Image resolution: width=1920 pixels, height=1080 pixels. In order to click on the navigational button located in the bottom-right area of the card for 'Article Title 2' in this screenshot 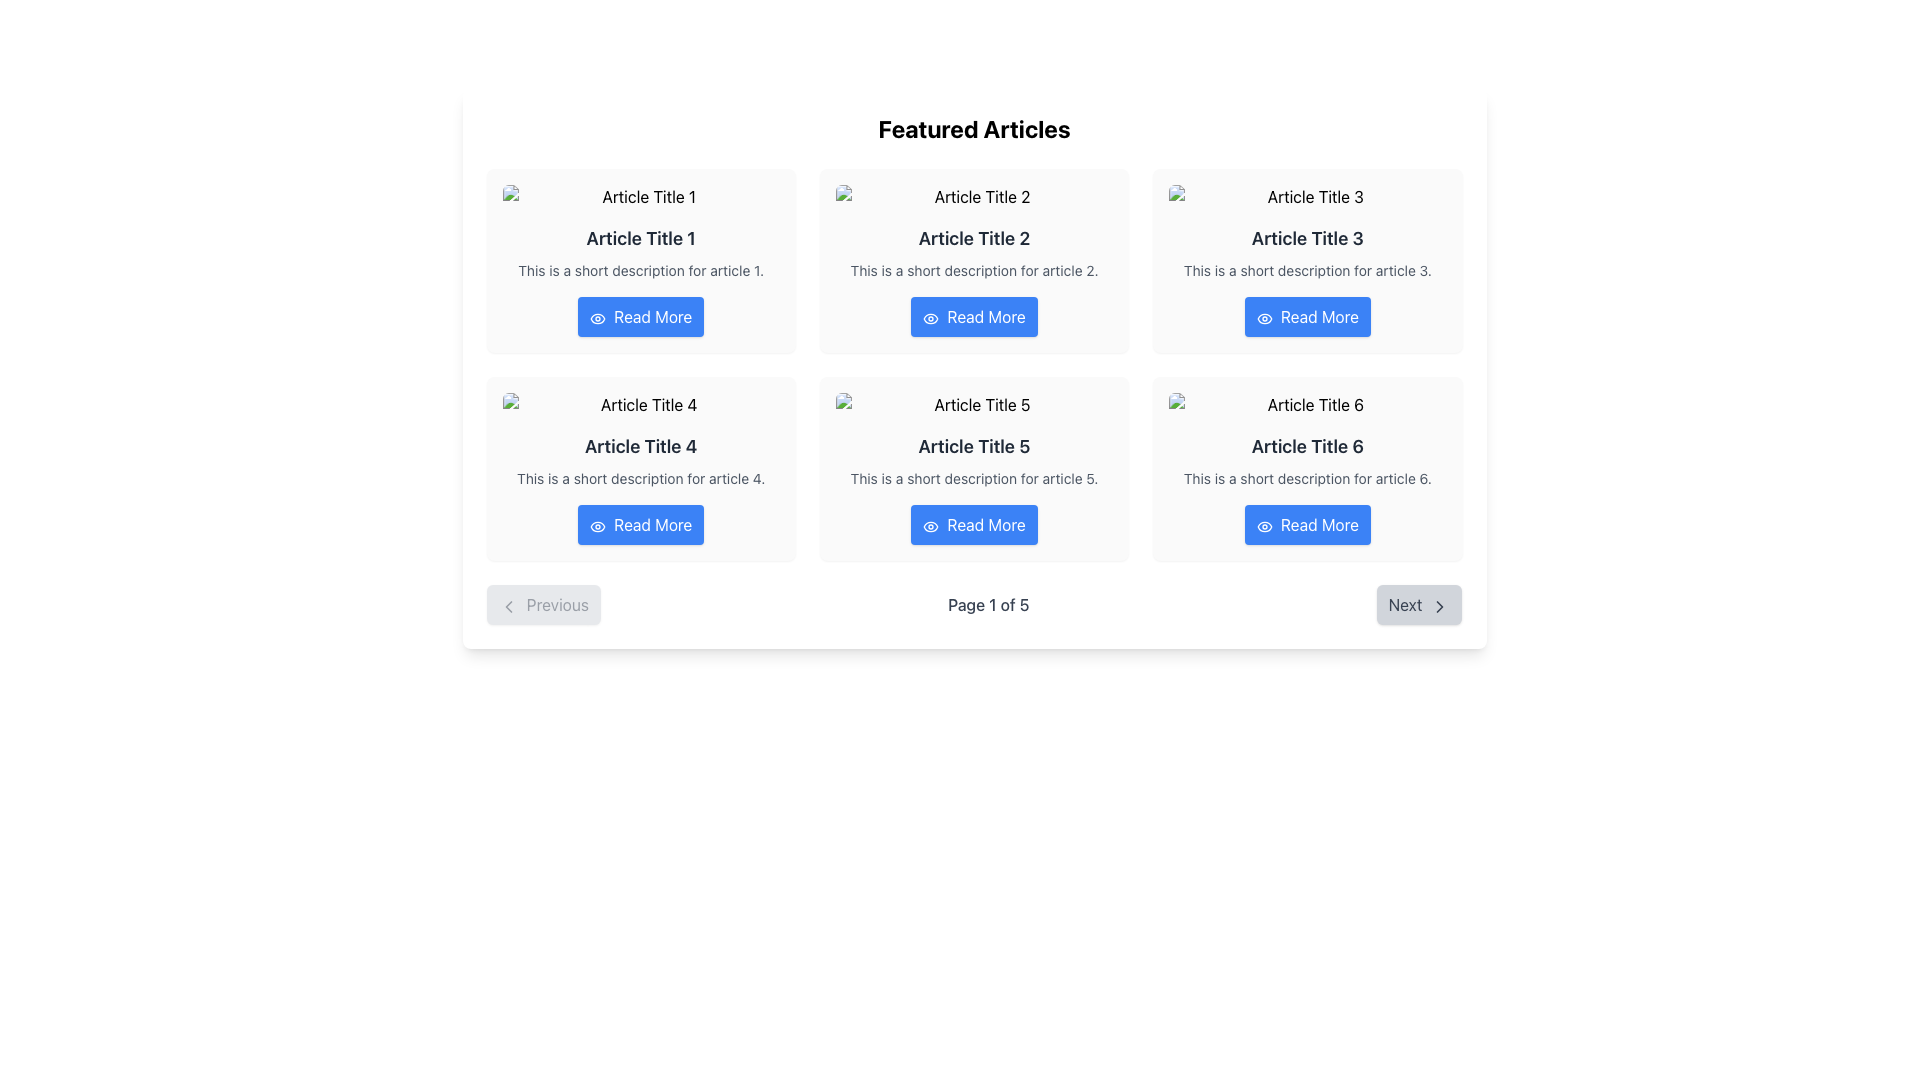, I will do `click(974, 315)`.